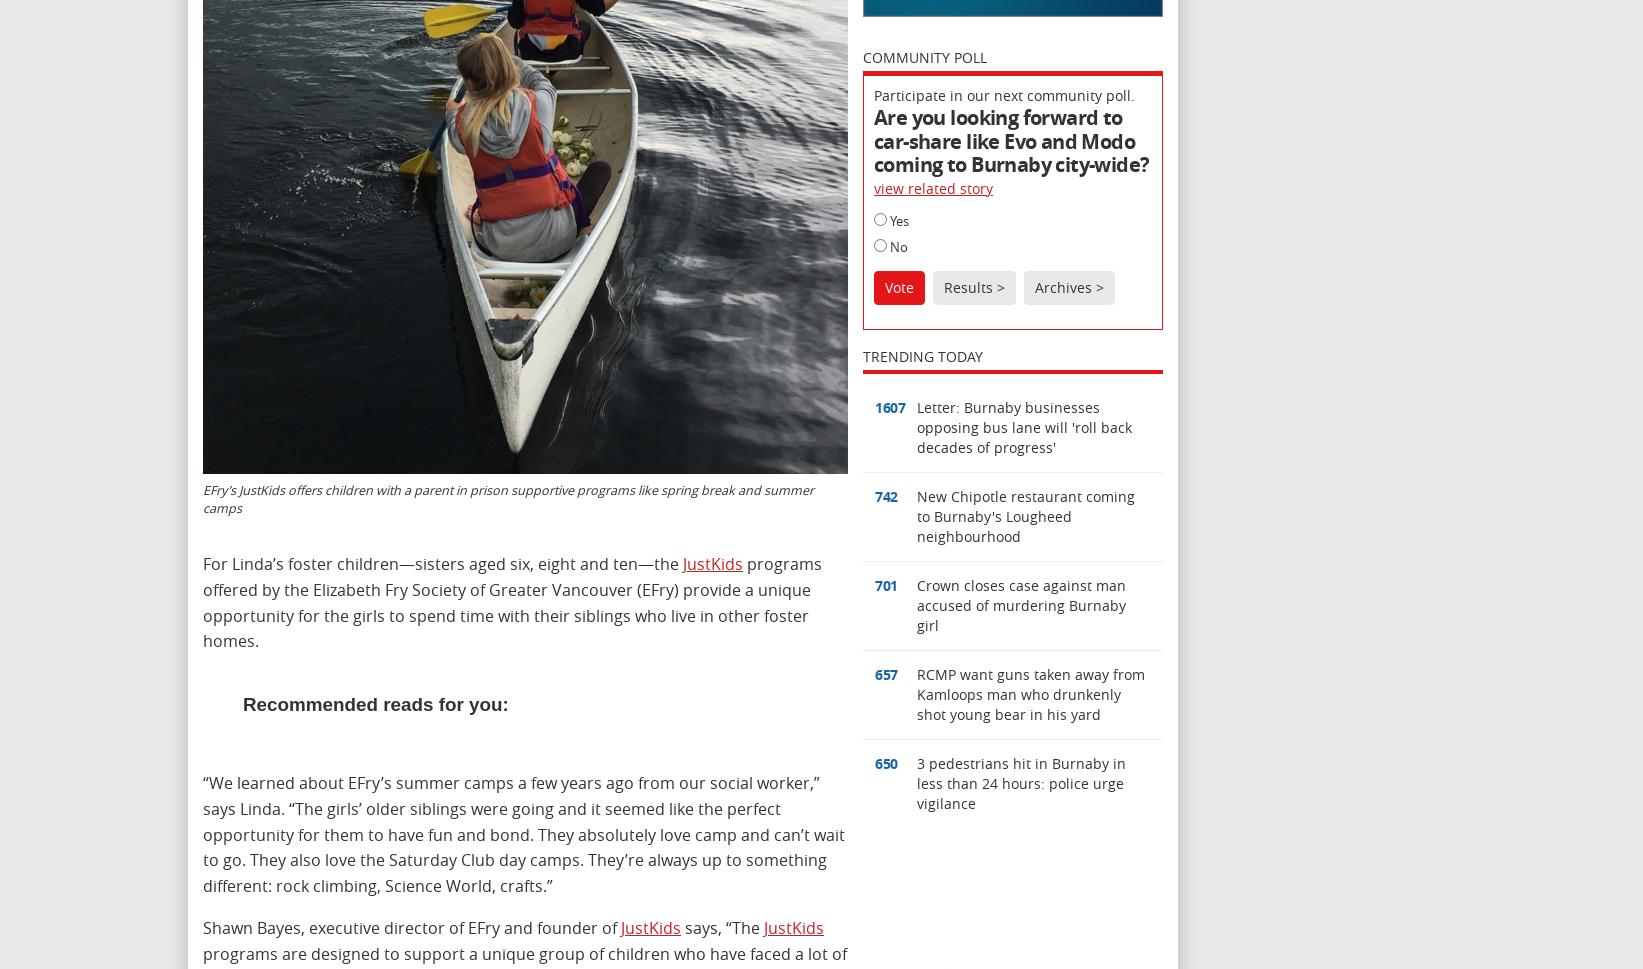 The width and height of the screenshot is (1643, 969). I want to click on 'Shawn Bayes, executive director of EFry and founder of', so click(203, 926).